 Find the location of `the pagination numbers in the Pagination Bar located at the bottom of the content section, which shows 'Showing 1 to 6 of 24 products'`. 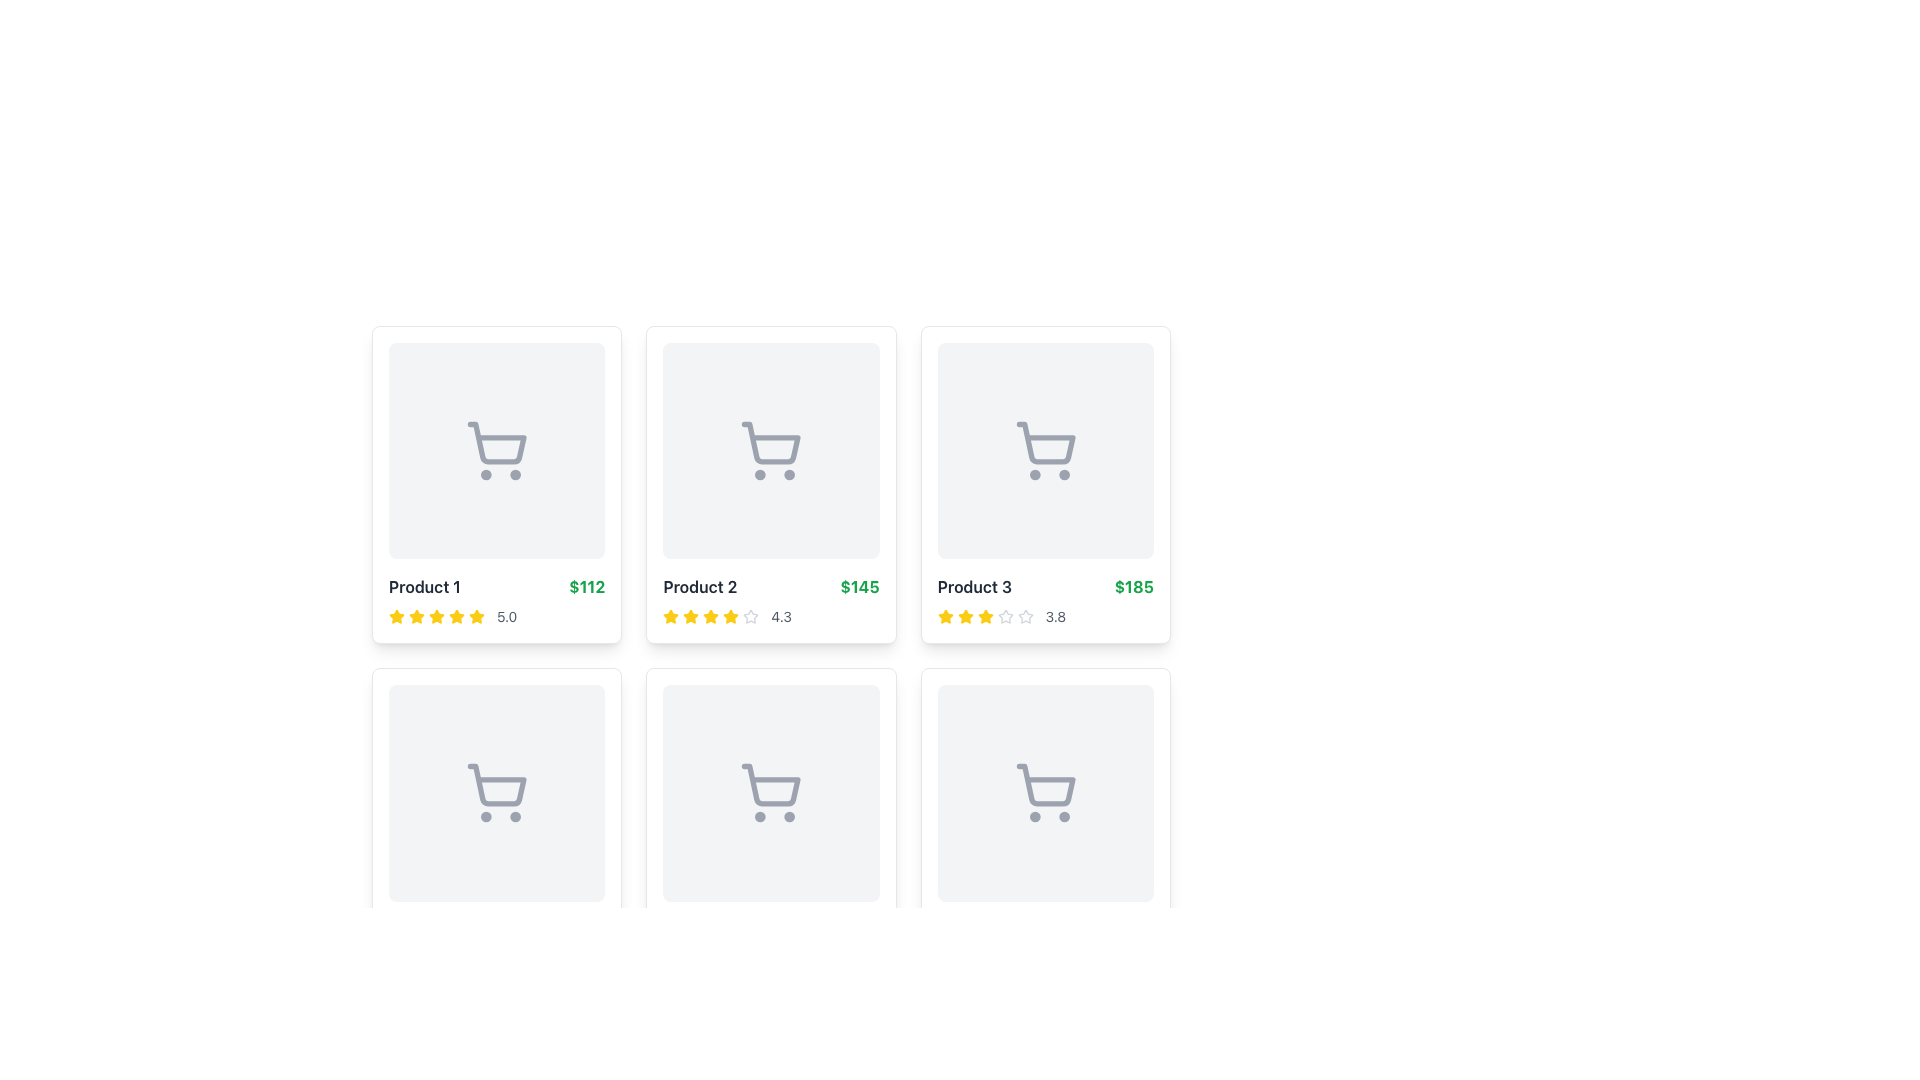

the pagination numbers in the Pagination Bar located at the bottom of the content section, which shows 'Showing 1 to 6 of 24 products' is located at coordinates (770, 1047).